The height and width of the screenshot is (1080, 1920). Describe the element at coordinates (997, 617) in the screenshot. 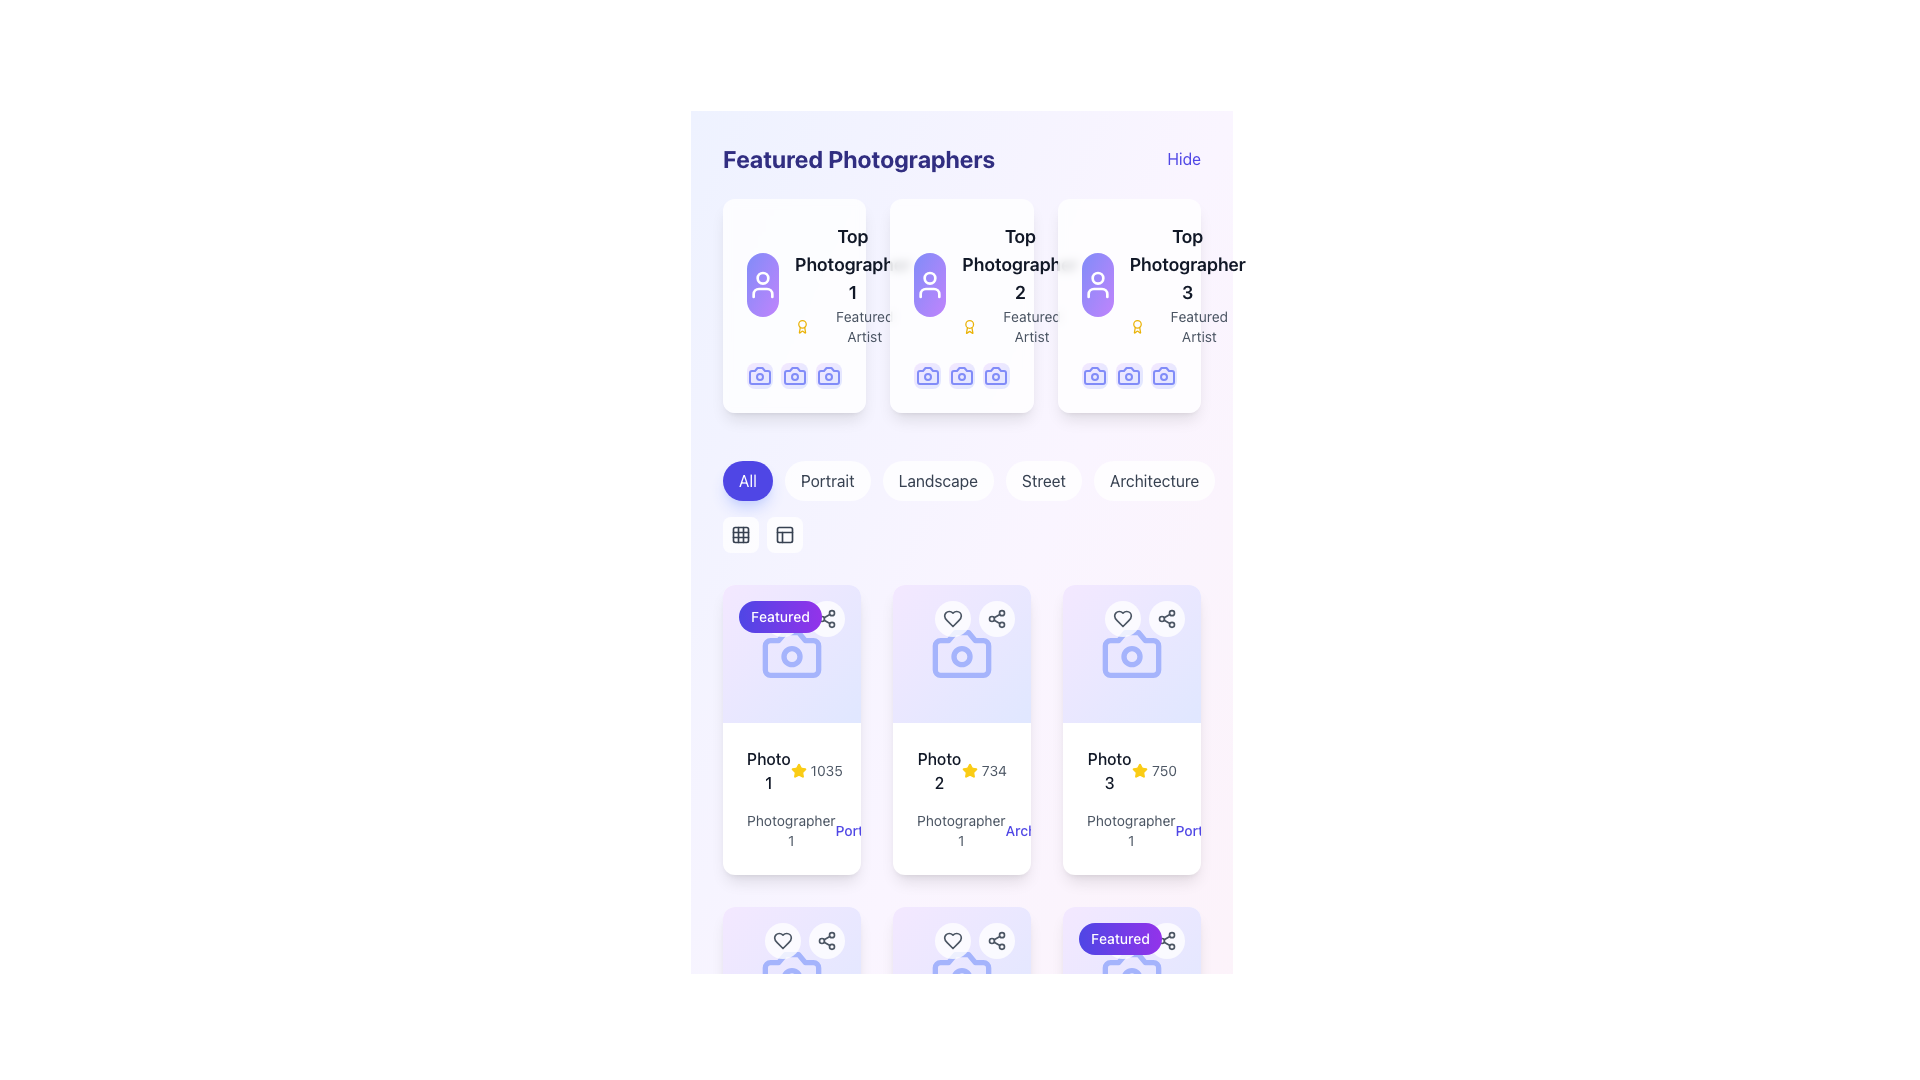

I see `the circular button with a sharing network icon located at the top-right corner of the card for 'Photo 2'` at that location.